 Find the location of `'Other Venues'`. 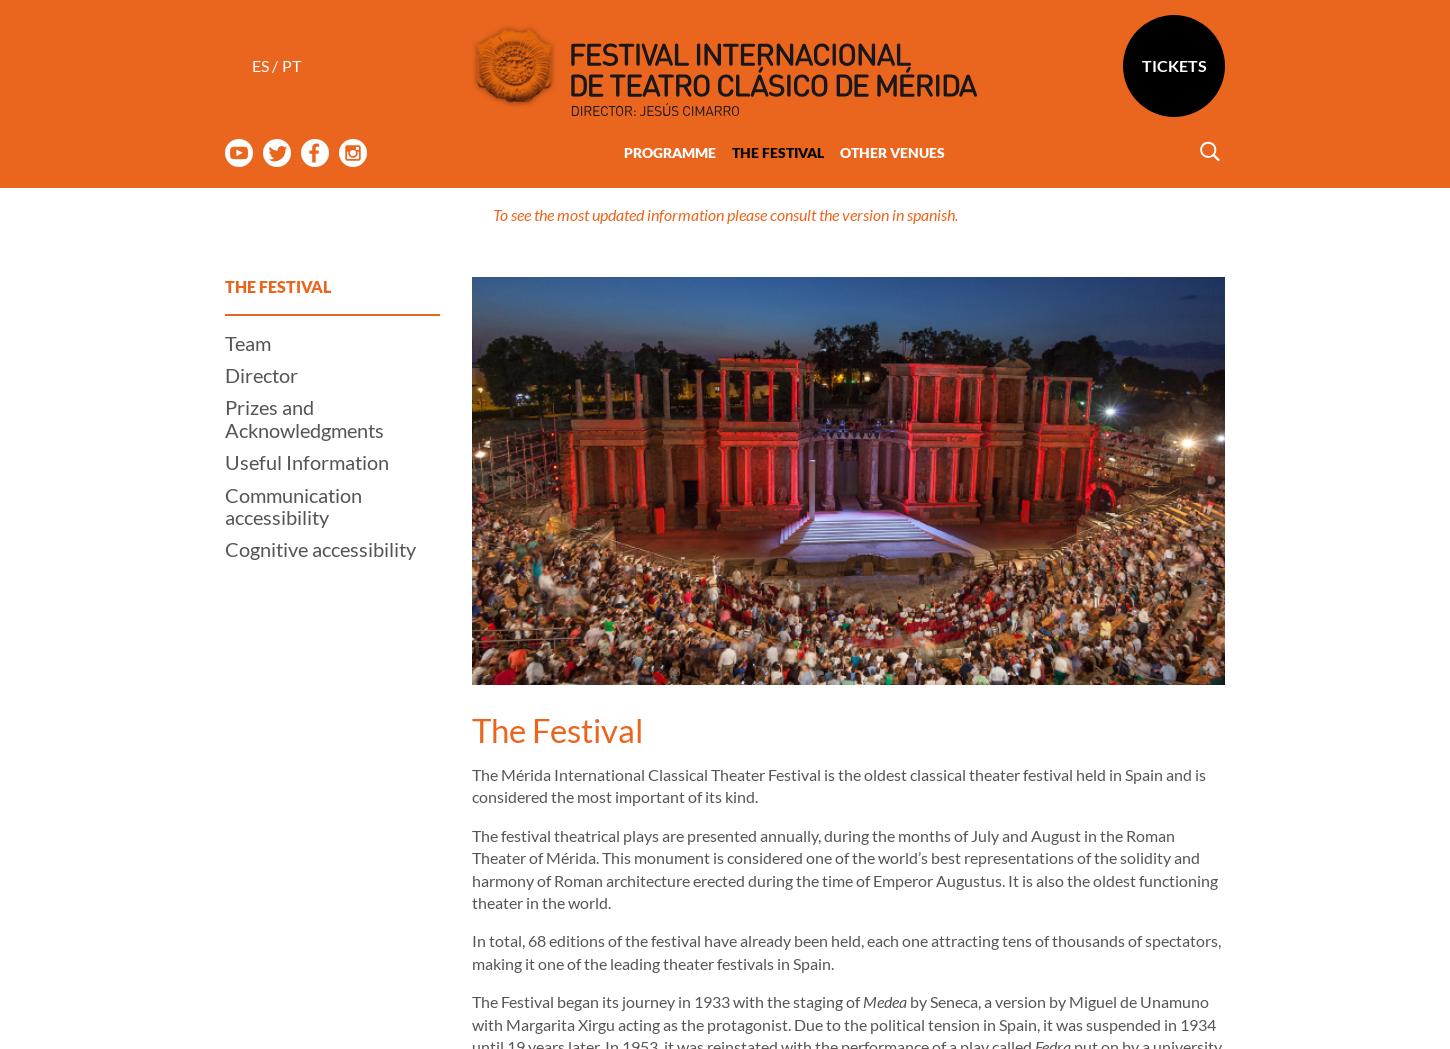

'Other Venues' is located at coordinates (890, 72).